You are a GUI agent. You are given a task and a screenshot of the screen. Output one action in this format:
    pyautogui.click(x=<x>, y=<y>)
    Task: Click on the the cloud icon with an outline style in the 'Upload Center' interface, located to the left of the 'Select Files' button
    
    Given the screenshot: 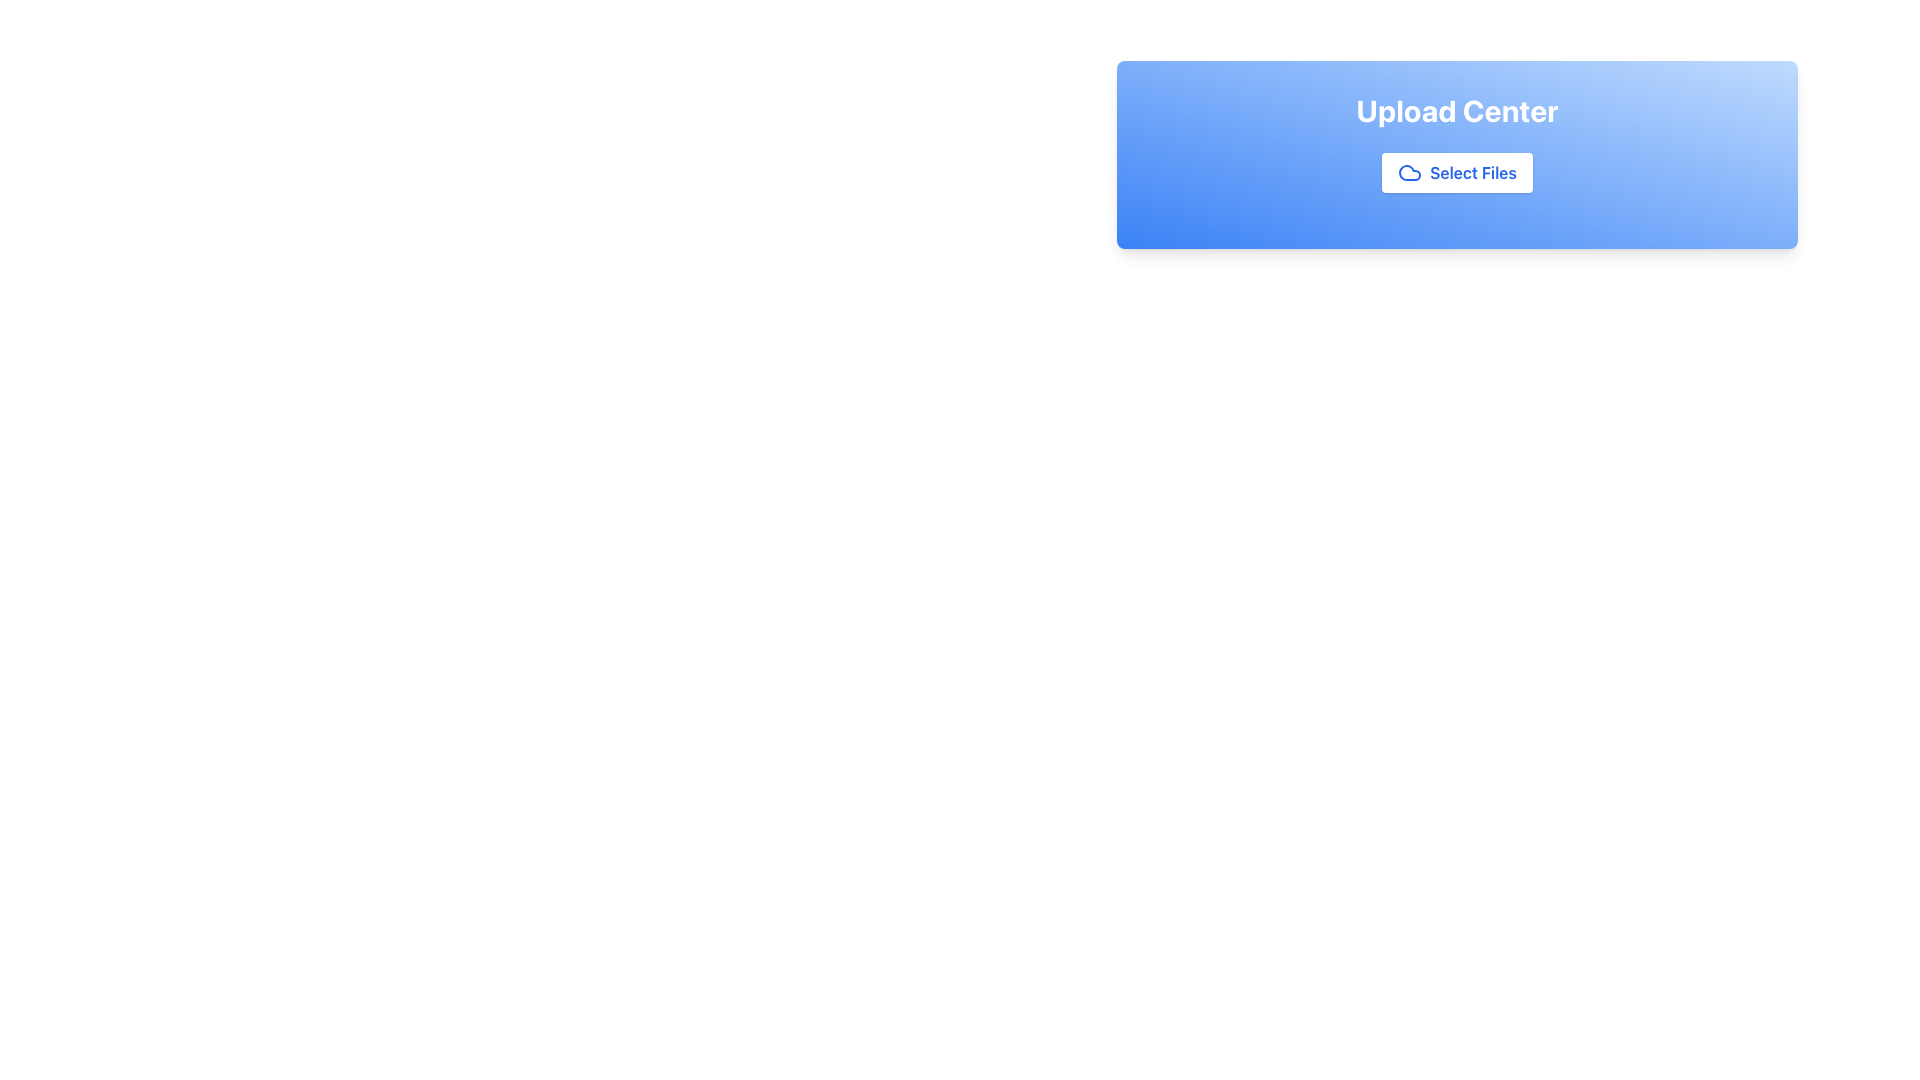 What is the action you would take?
    pyautogui.click(x=1409, y=172)
    